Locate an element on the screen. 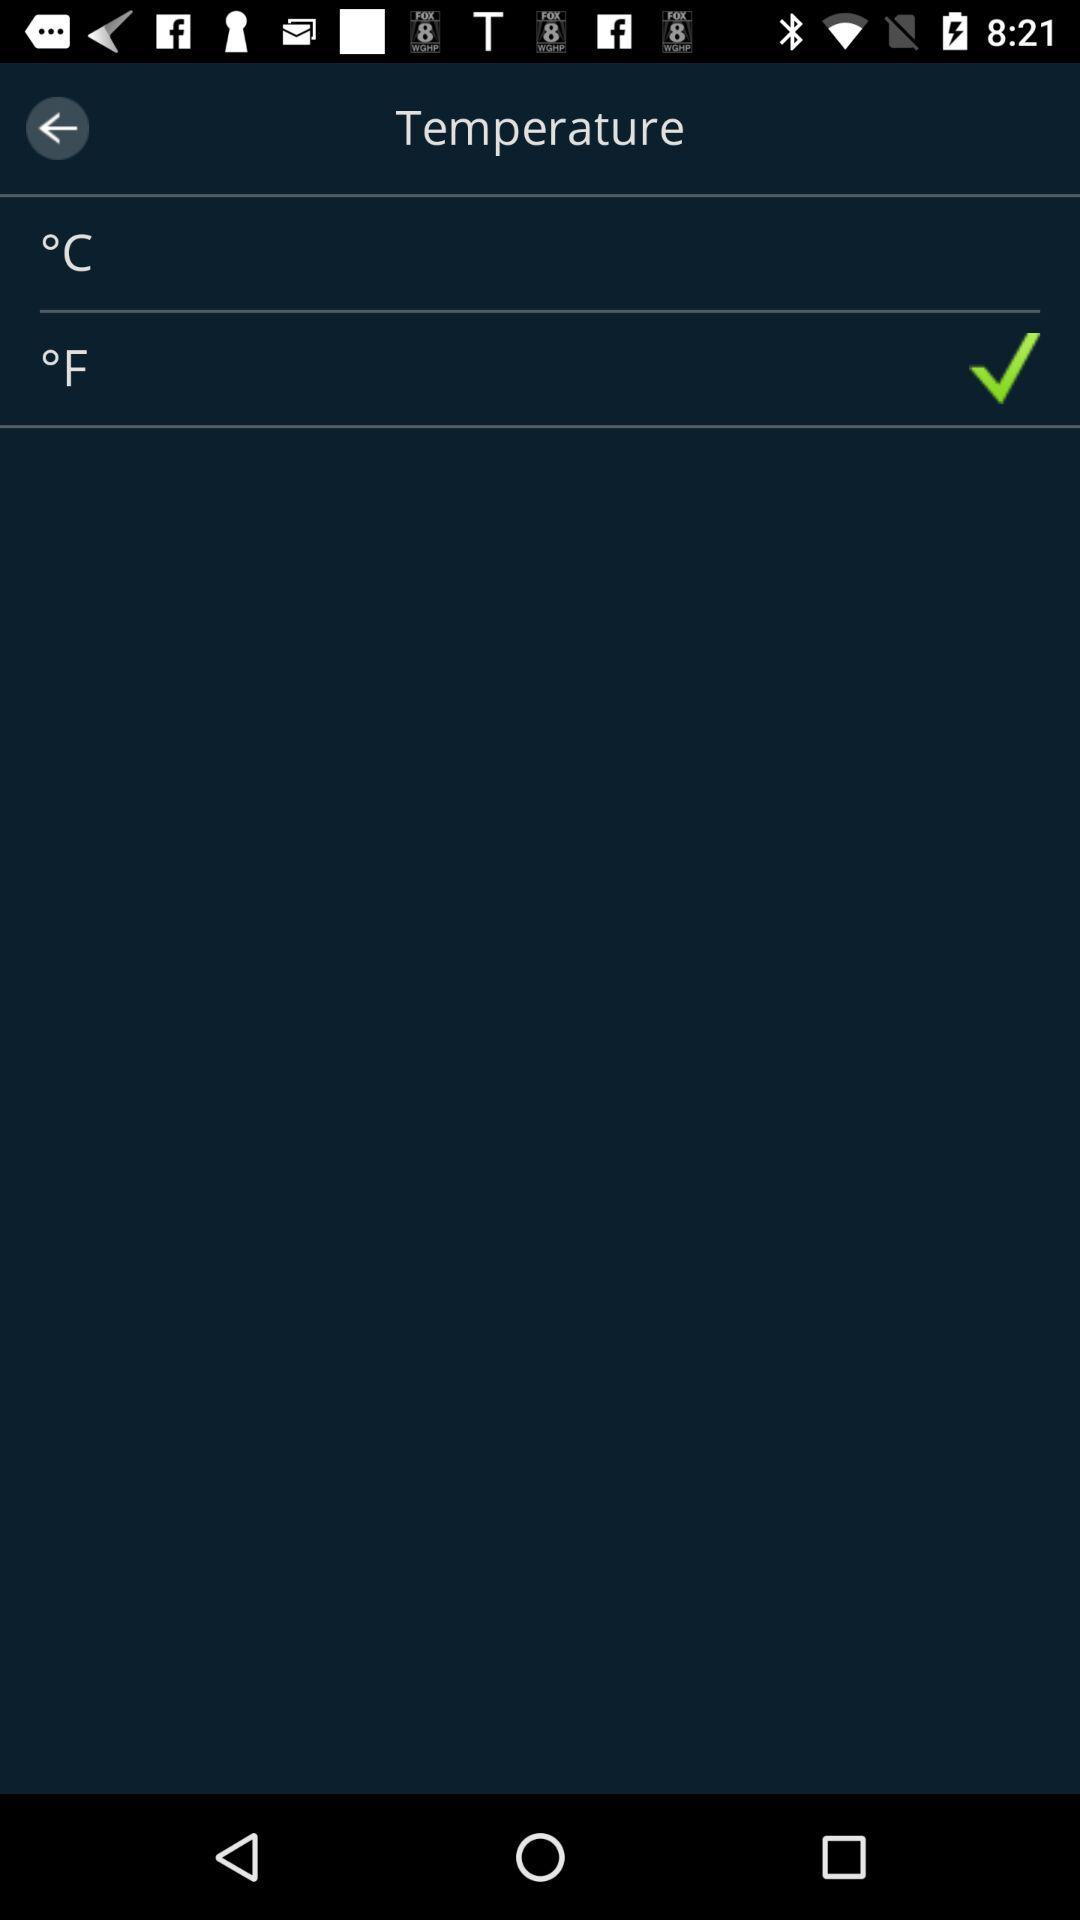 This screenshot has width=1080, height=1920. the arrow_backward icon is located at coordinates (56, 127).